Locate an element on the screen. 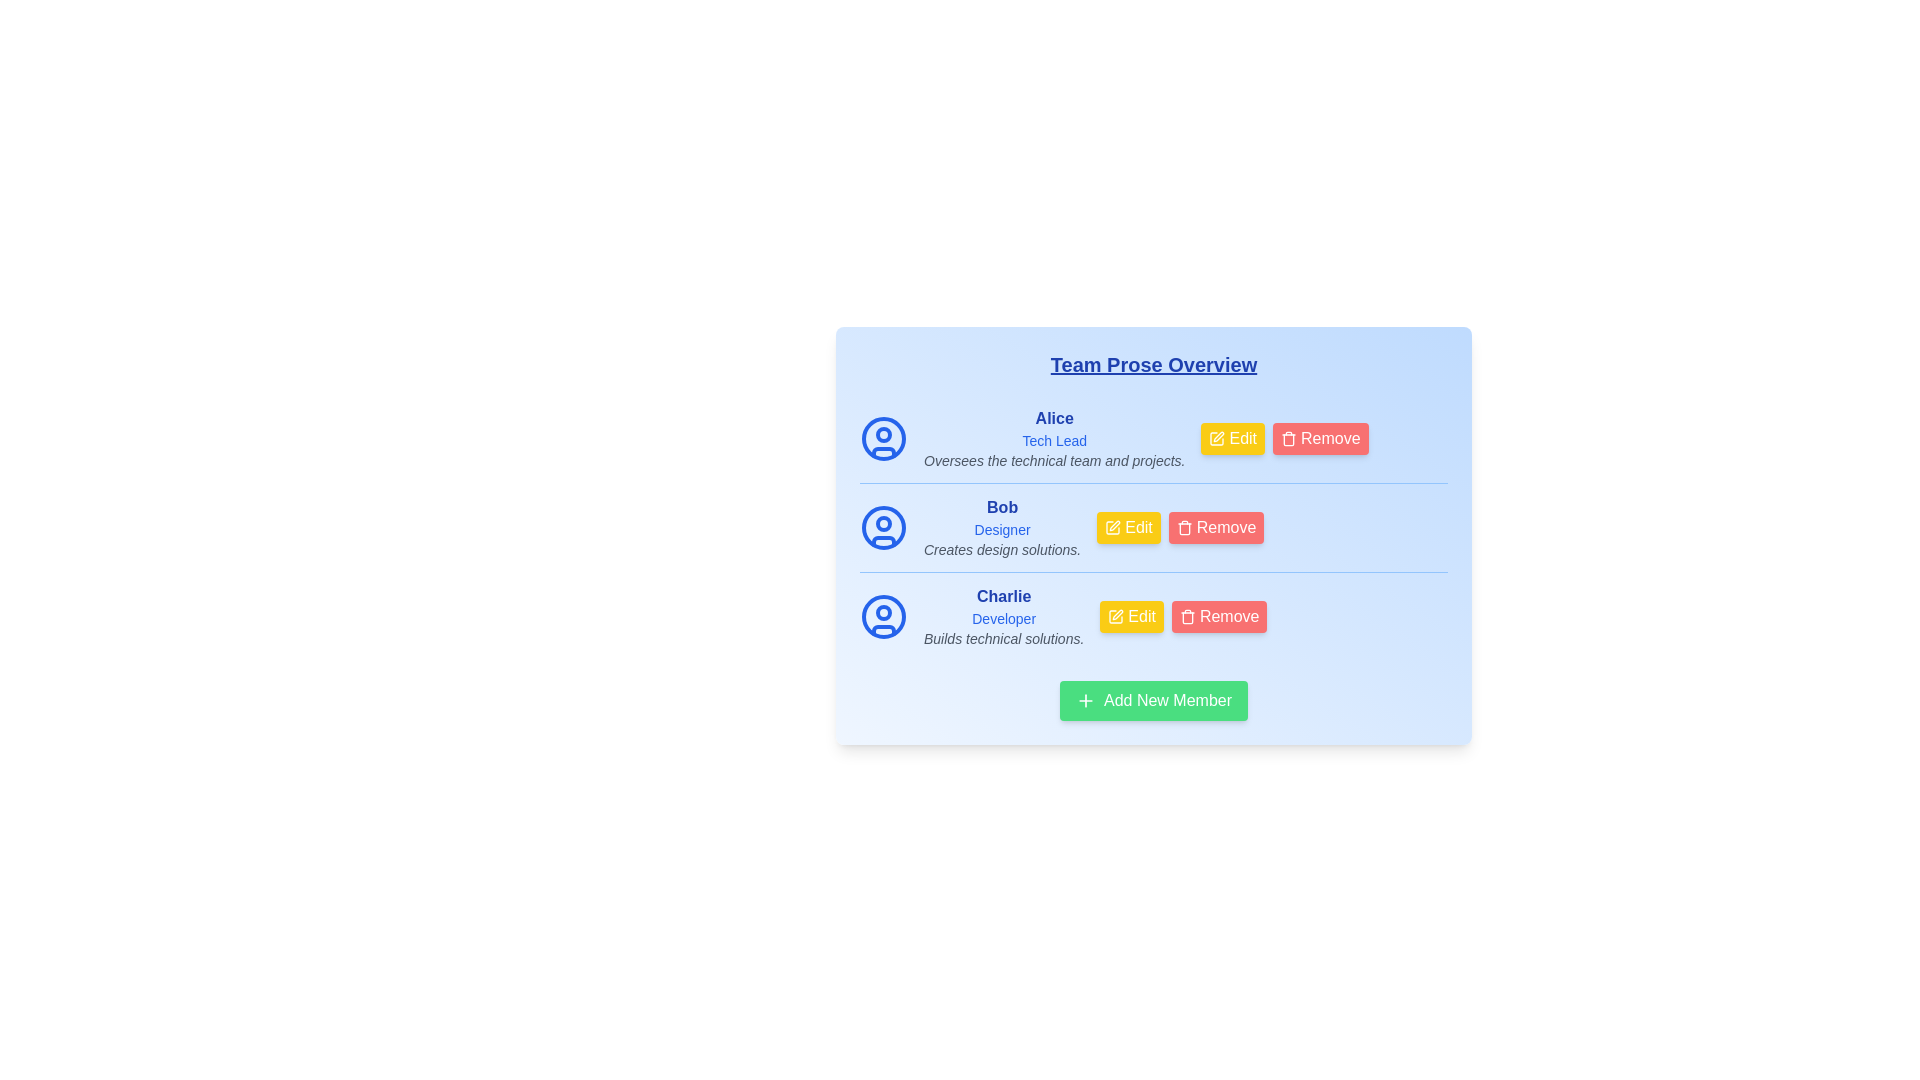 The width and height of the screenshot is (1920, 1080). the circular graphical icon outlined in blue that represents the user profile for 'Alice' is located at coordinates (882, 438).